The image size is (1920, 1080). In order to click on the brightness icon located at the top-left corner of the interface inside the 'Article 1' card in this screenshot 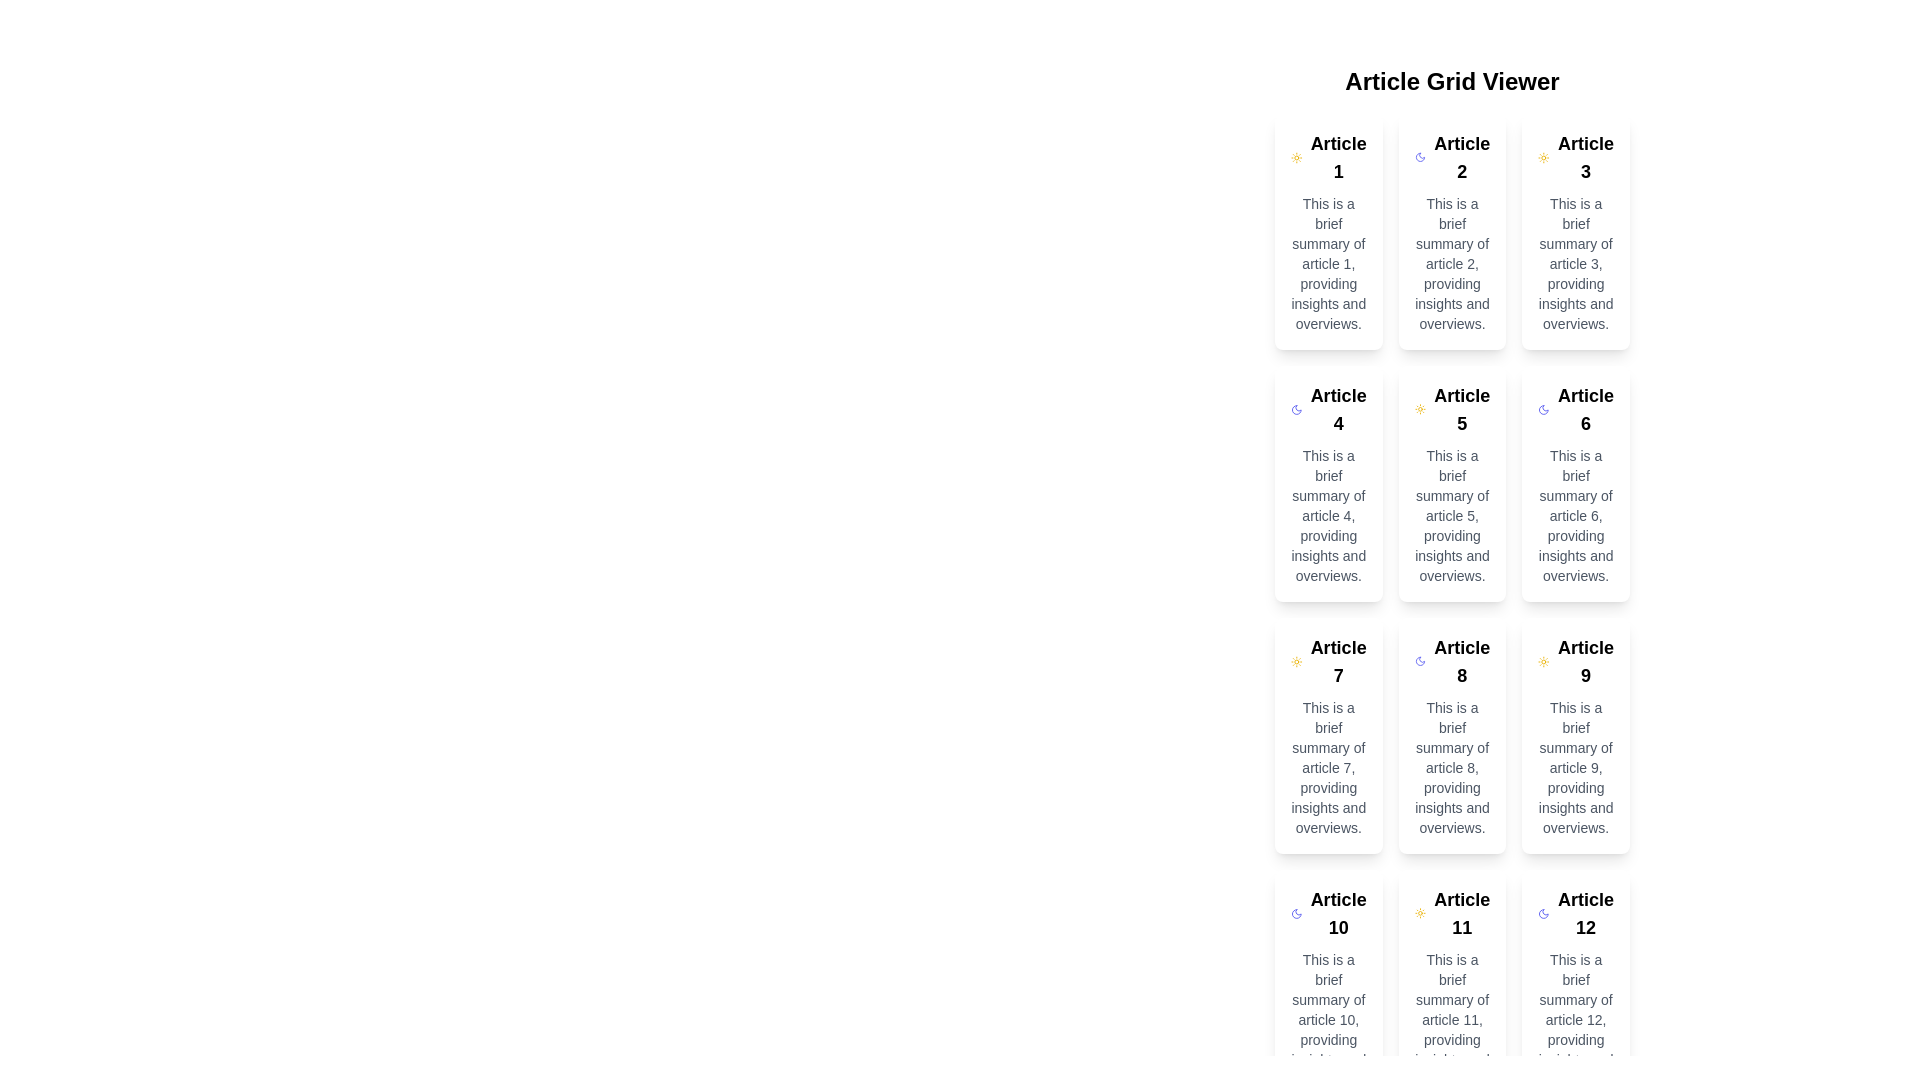, I will do `click(1296, 157)`.